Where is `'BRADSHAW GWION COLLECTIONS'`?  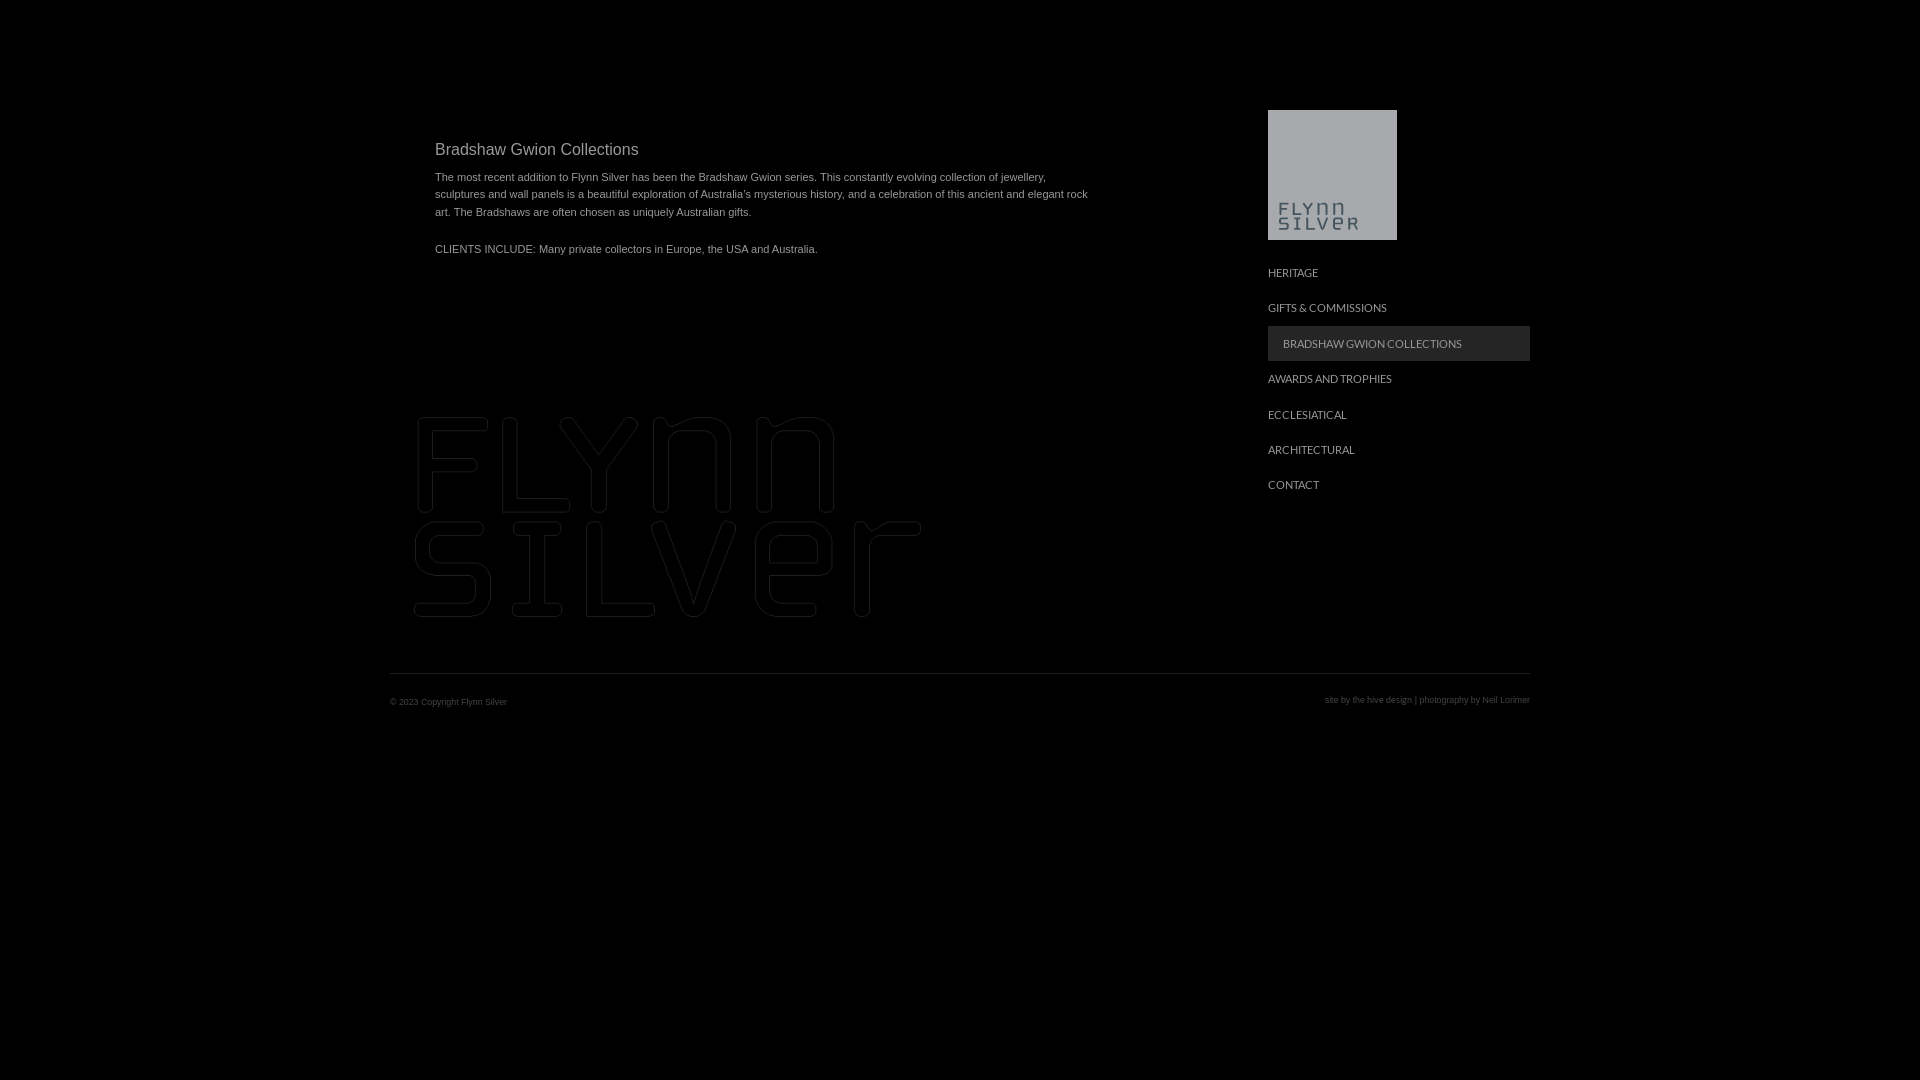 'BRADSHAW GWION COLLECTIONS' is located at coordinates (1266, 342).